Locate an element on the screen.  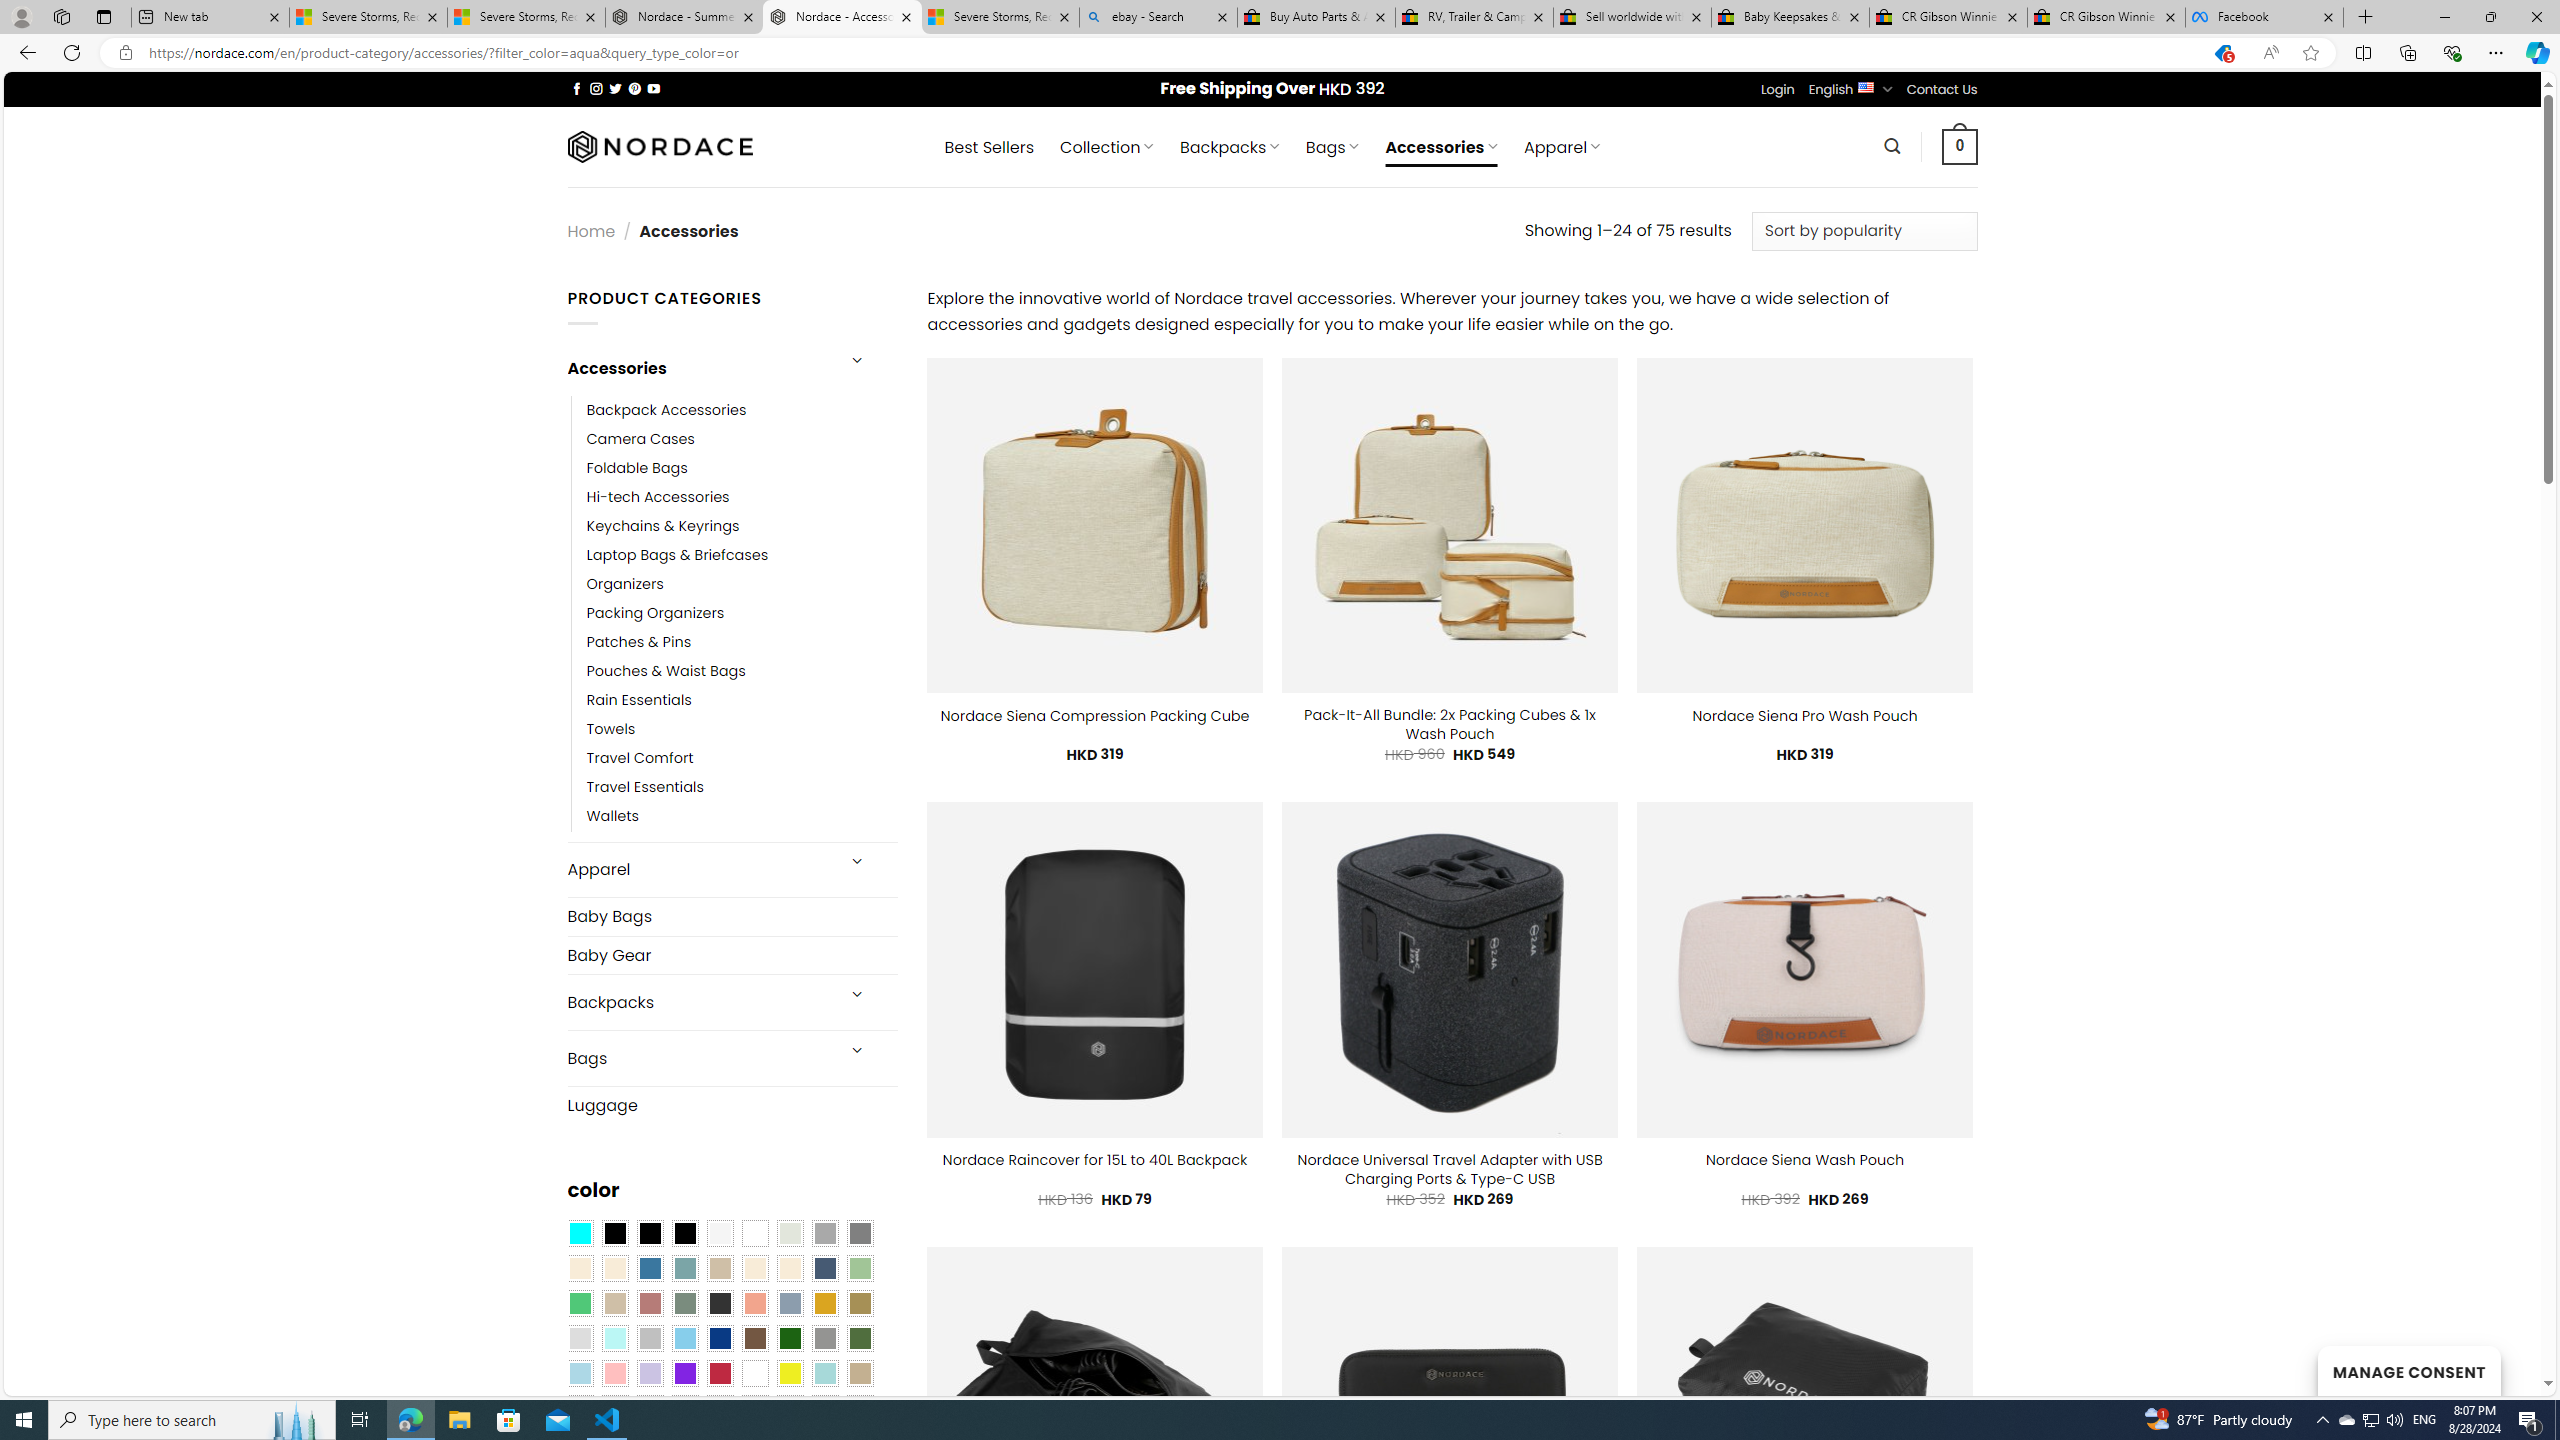
'Cream' is located at coordinates (790, 1267).